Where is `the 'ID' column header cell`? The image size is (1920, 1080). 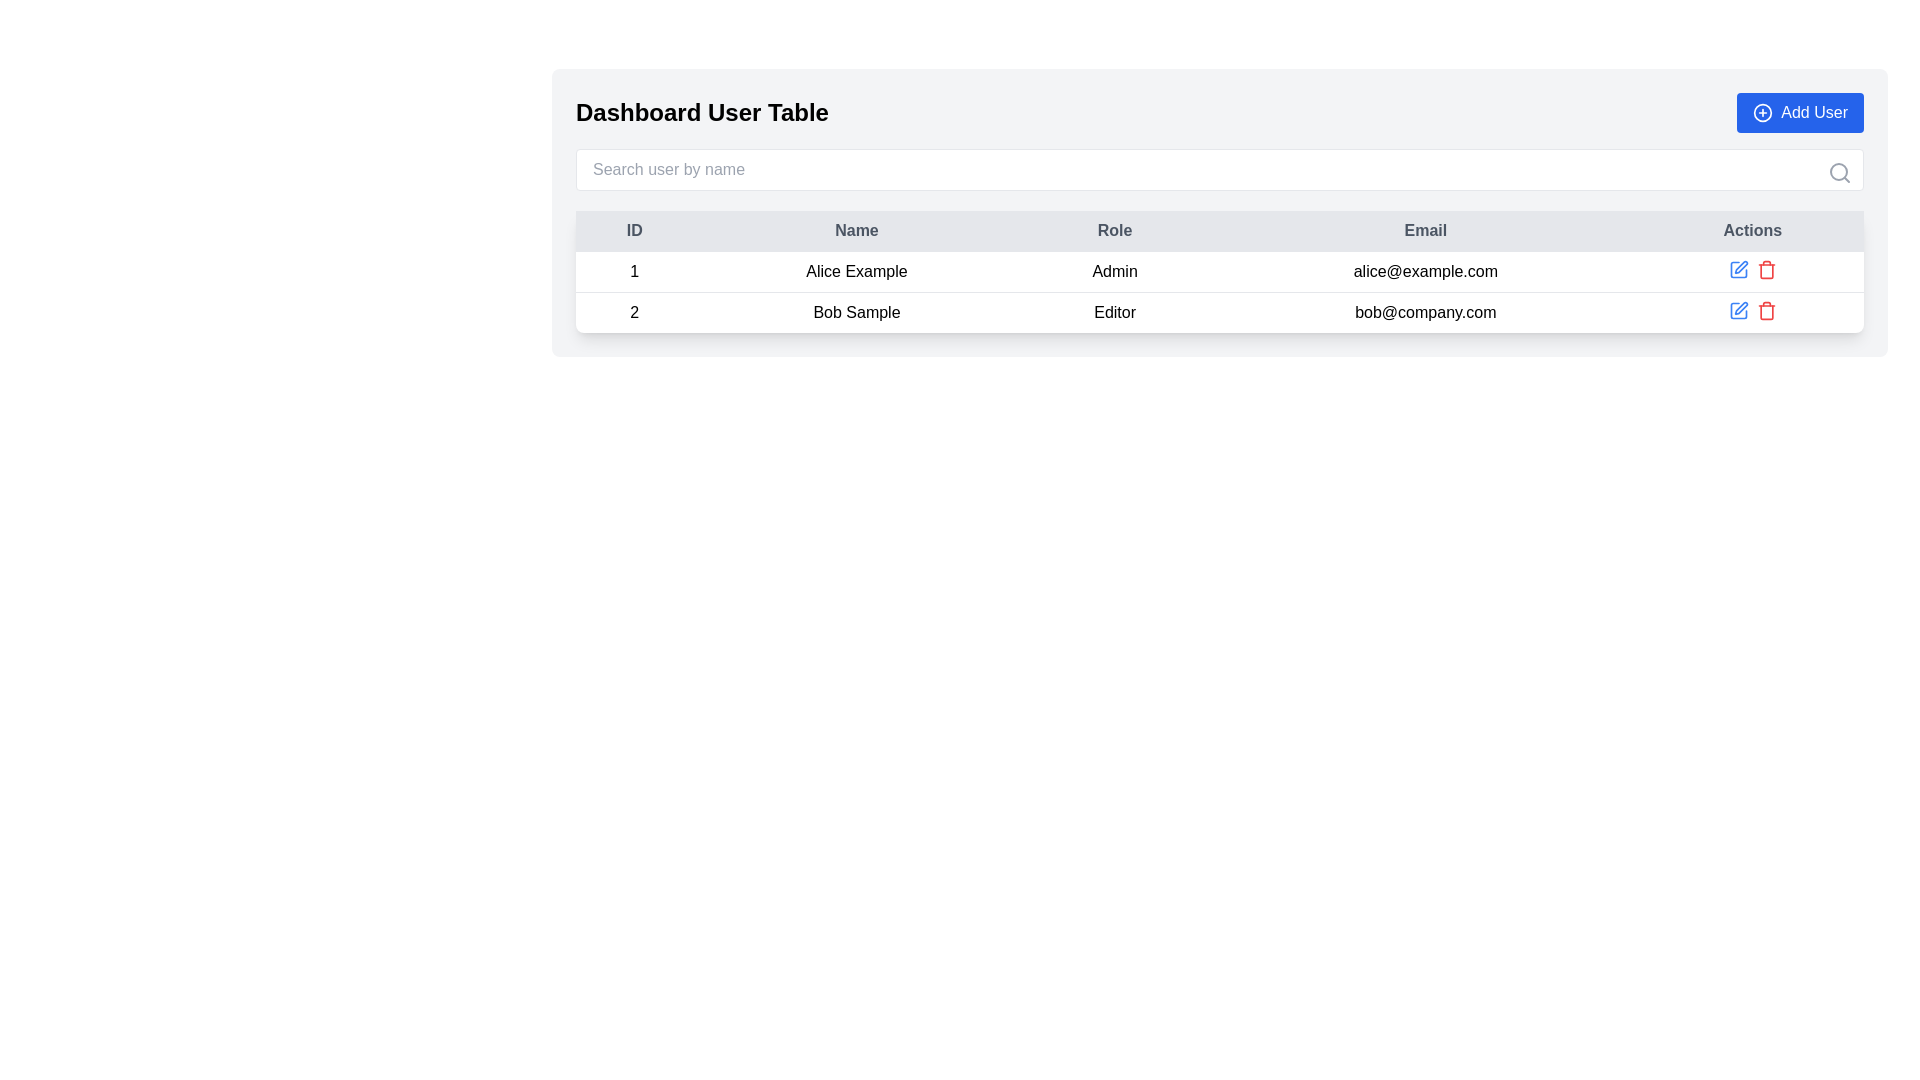
the 'ID' column header cell is located at coordinates (633, 230).